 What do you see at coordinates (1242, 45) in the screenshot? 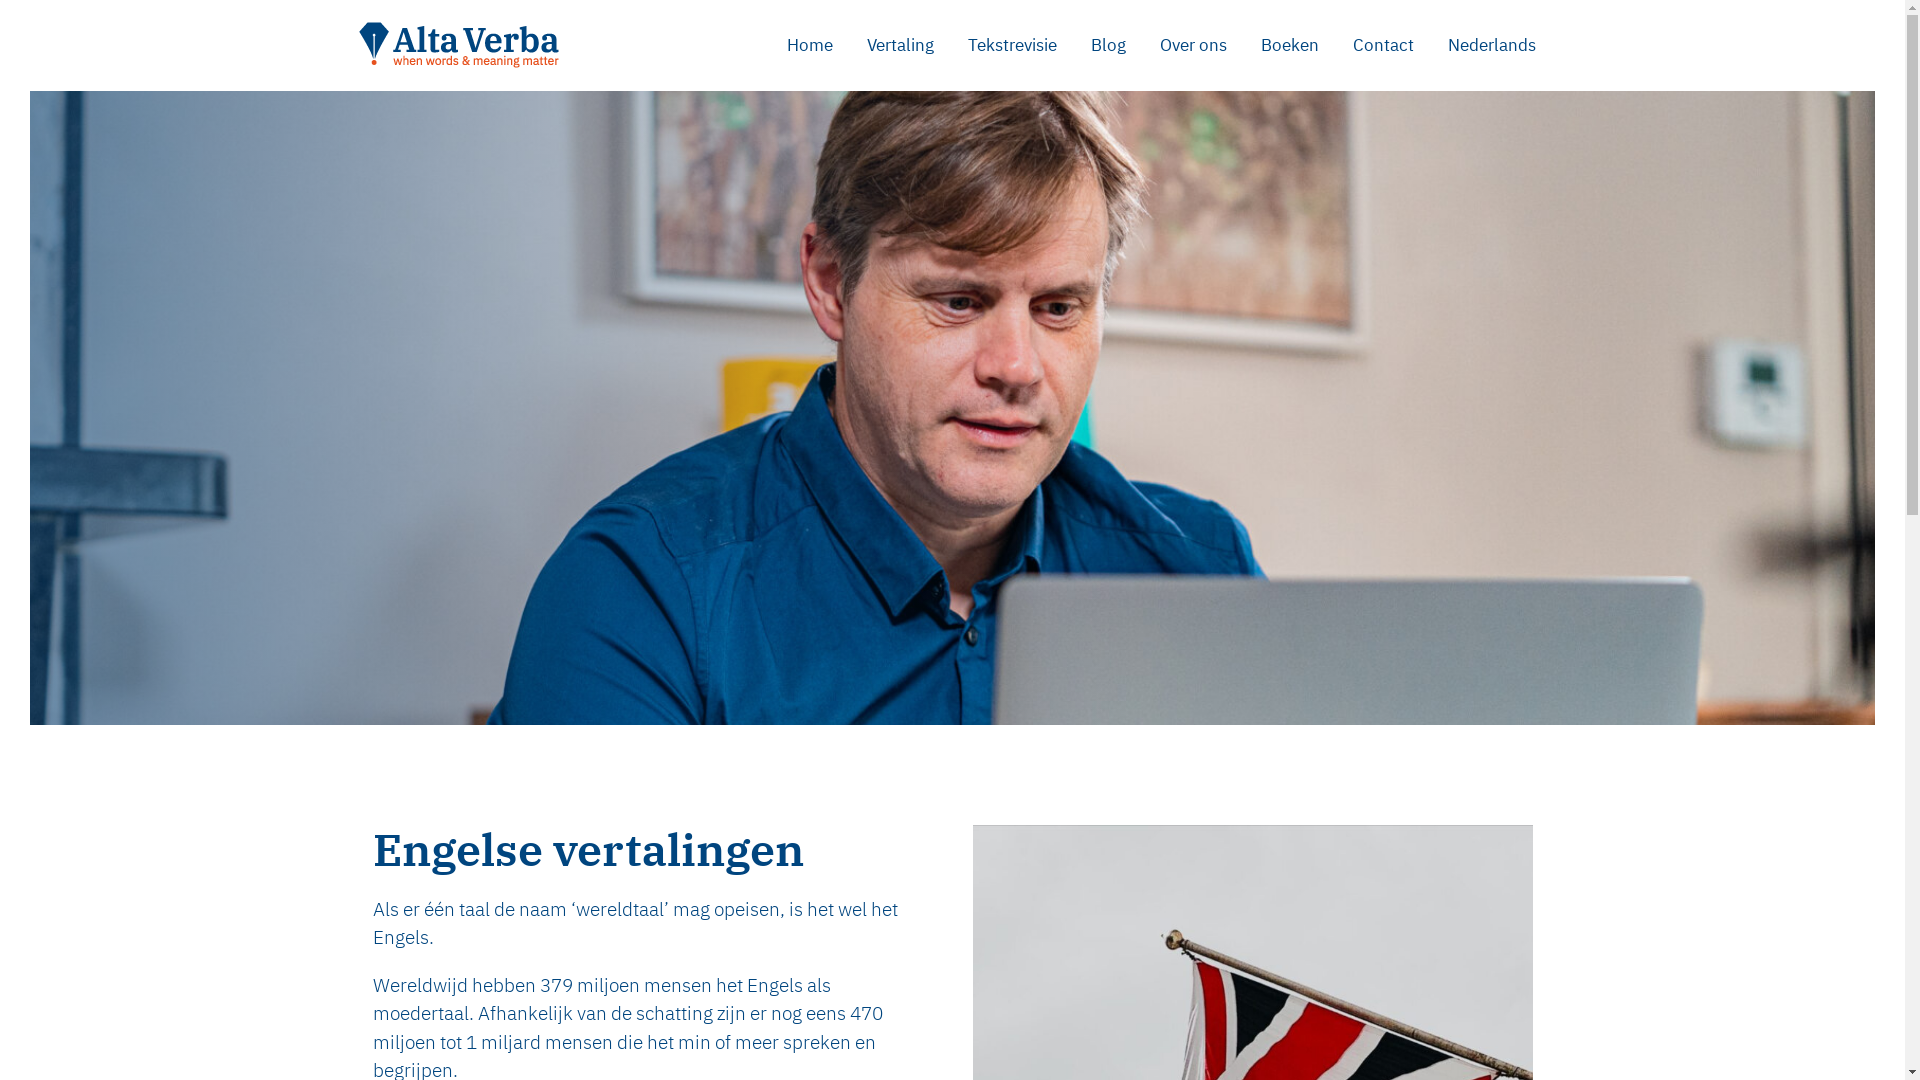
I see `'Boeken'` at bounding box center [1242, 45].